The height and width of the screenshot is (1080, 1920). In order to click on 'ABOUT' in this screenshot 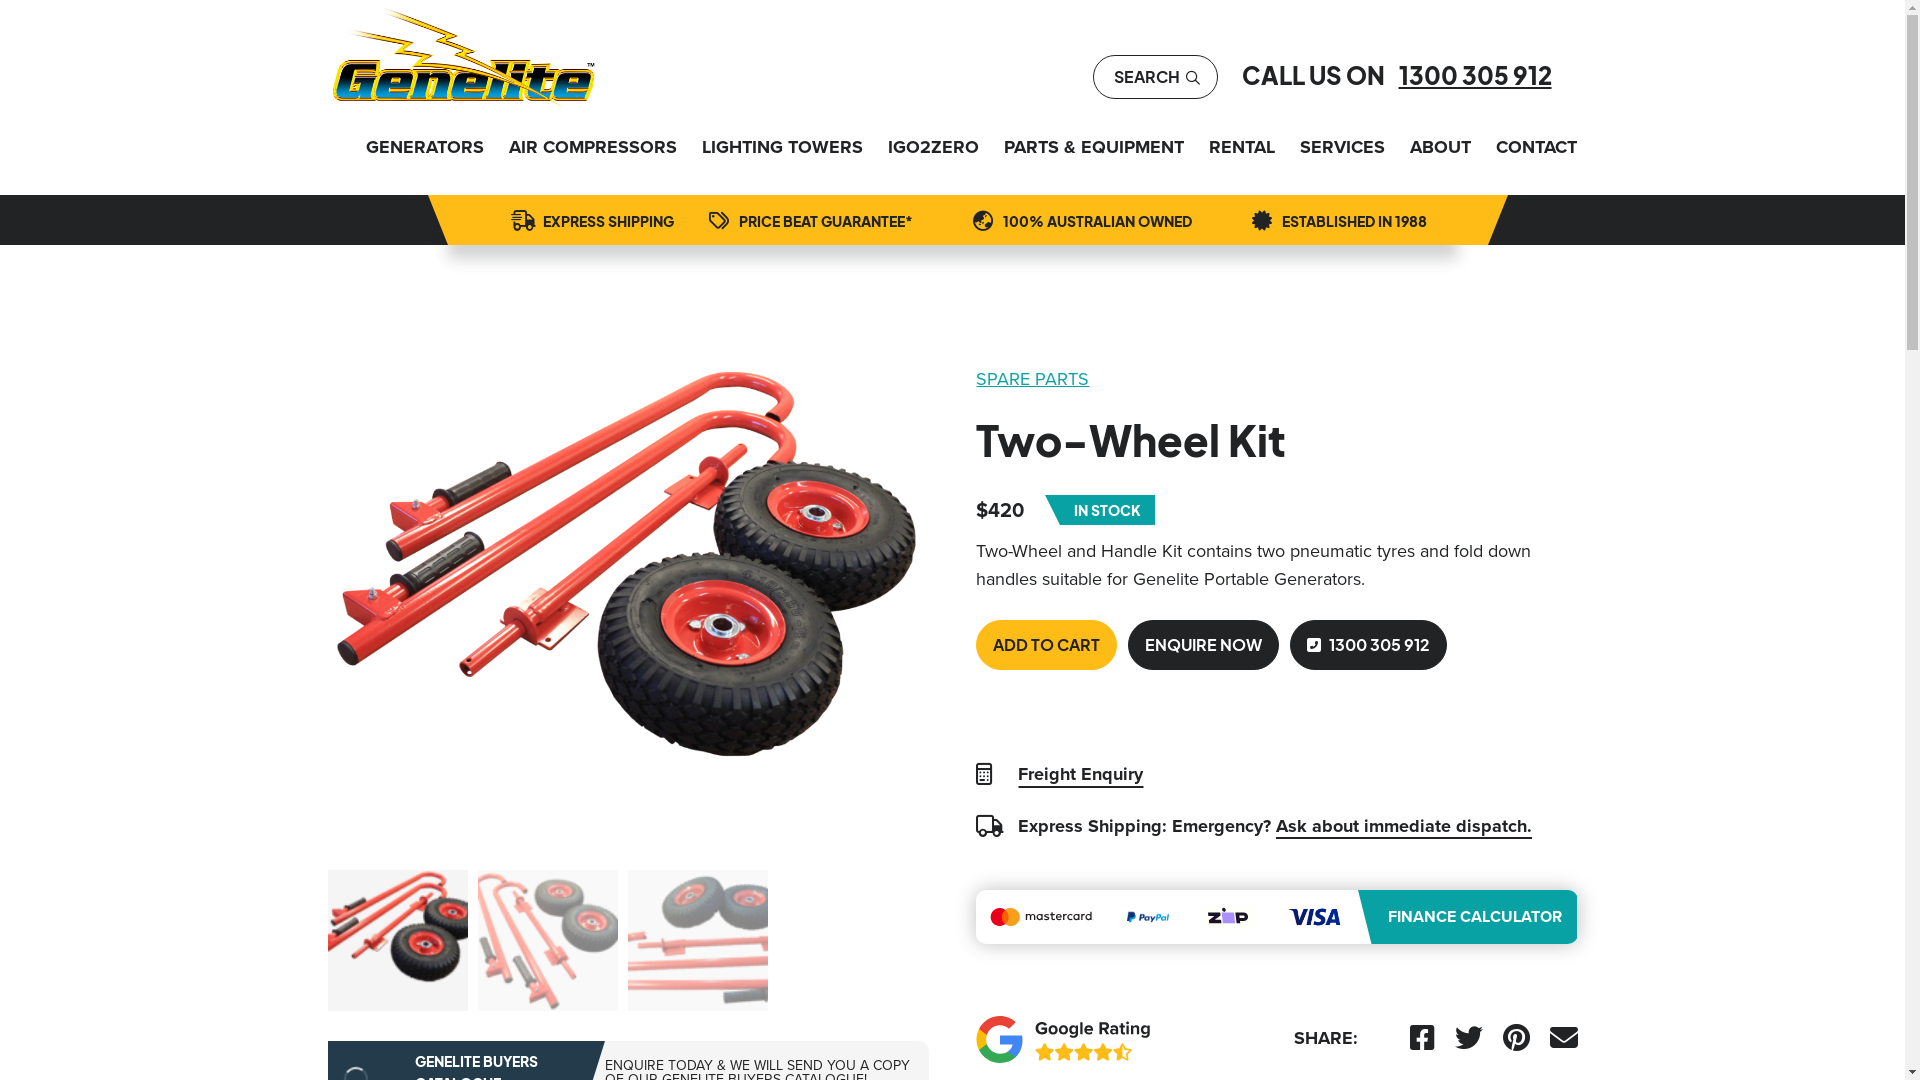, I will do `click(1409, 145)`.